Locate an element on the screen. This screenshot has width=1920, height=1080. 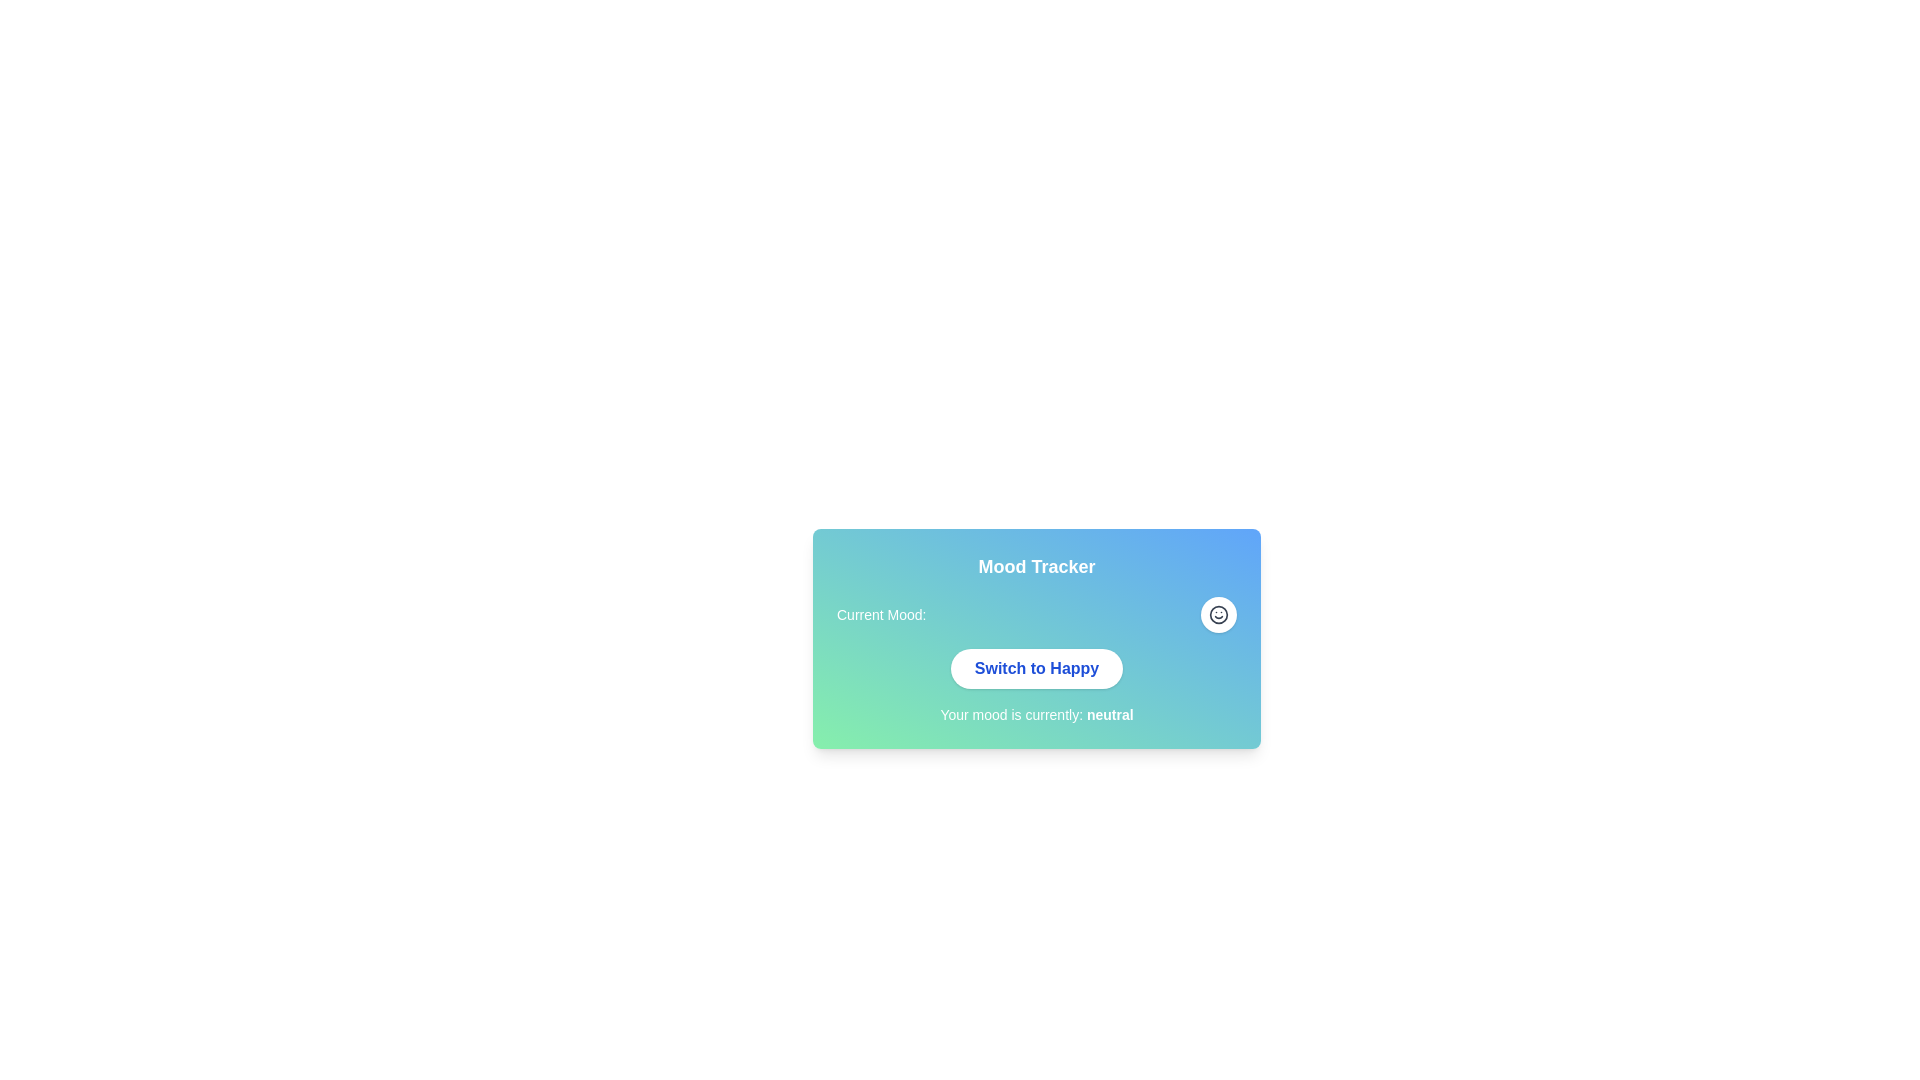
the 'Happy' mood button, which is located centrally below the 'Current Mood:' label and above the text 'Your mood is currently: neutral.' is located at coordinates (1036, 668).